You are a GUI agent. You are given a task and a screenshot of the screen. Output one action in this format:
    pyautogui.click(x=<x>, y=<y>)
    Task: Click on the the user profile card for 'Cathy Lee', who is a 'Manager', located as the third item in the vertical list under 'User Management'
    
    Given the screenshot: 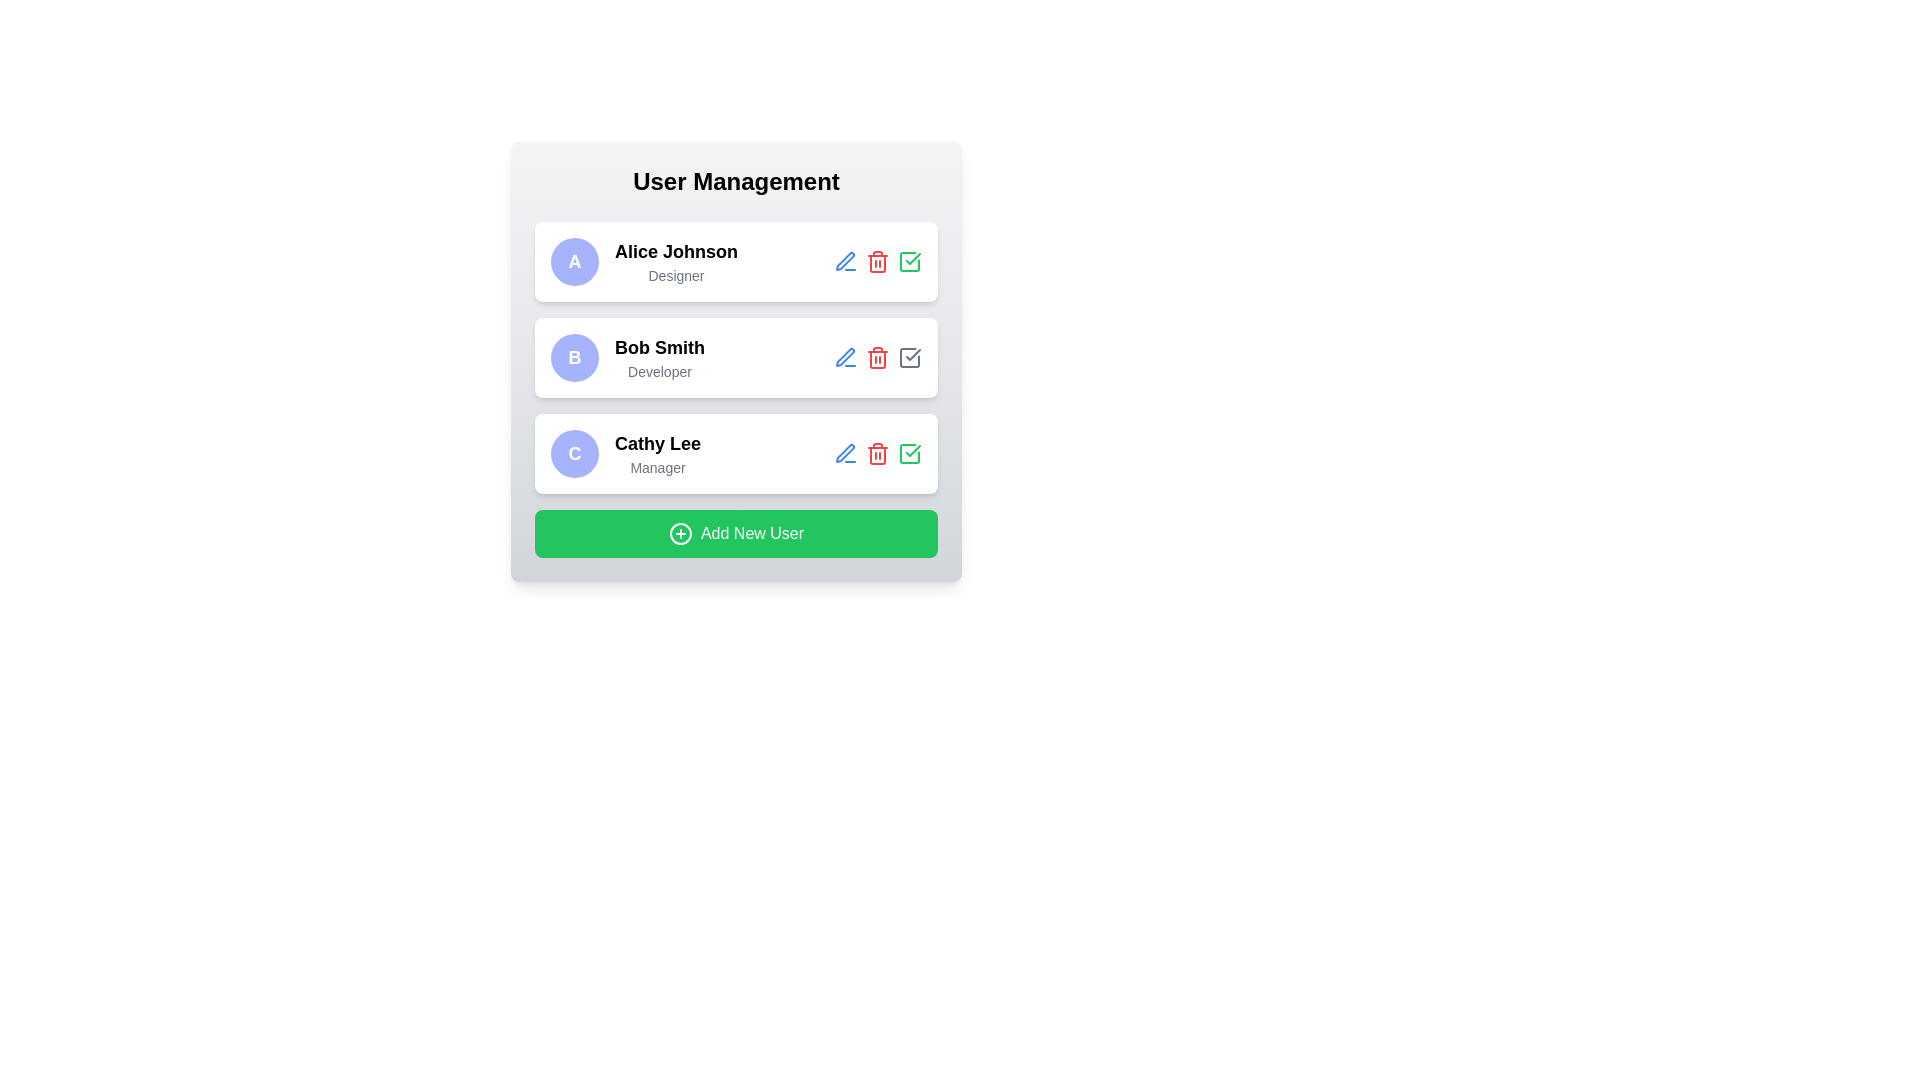 What is the action you would take?
    pyautogui.click(x=625, y=454)
    